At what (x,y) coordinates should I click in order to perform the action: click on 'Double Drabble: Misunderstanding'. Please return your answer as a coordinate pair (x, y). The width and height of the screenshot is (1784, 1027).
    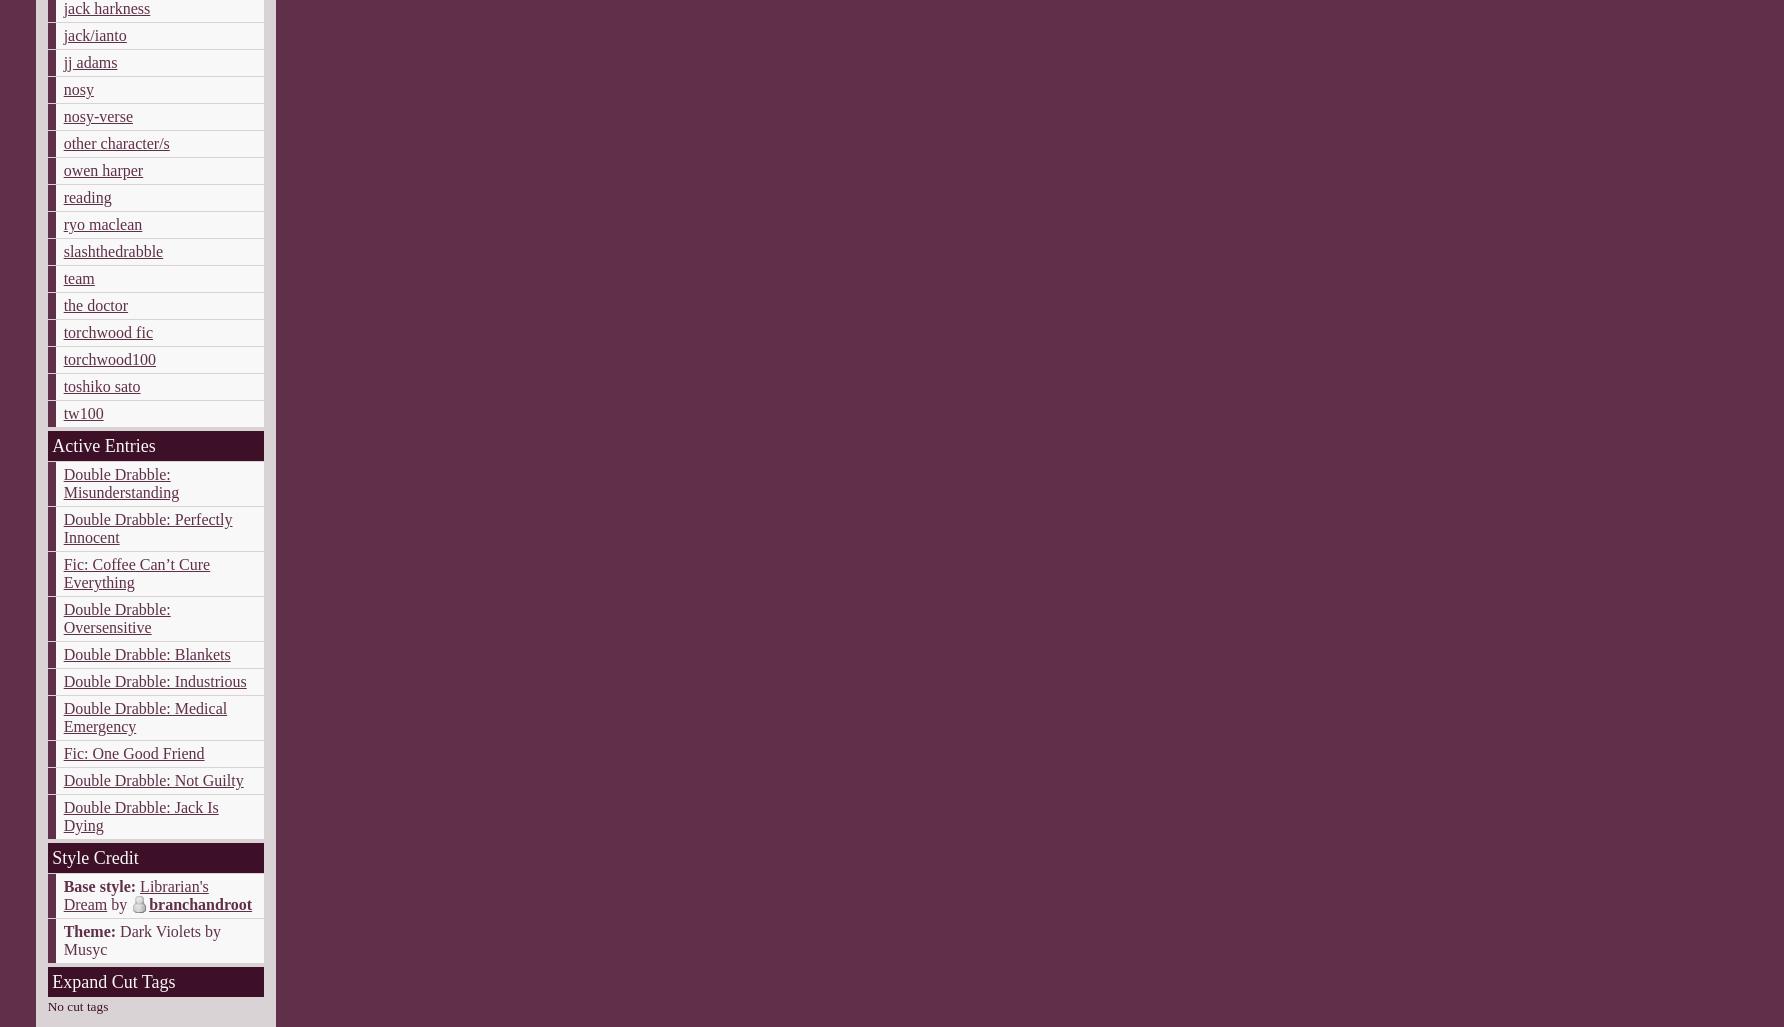
    Looking at the image, I should click on (119, 483).